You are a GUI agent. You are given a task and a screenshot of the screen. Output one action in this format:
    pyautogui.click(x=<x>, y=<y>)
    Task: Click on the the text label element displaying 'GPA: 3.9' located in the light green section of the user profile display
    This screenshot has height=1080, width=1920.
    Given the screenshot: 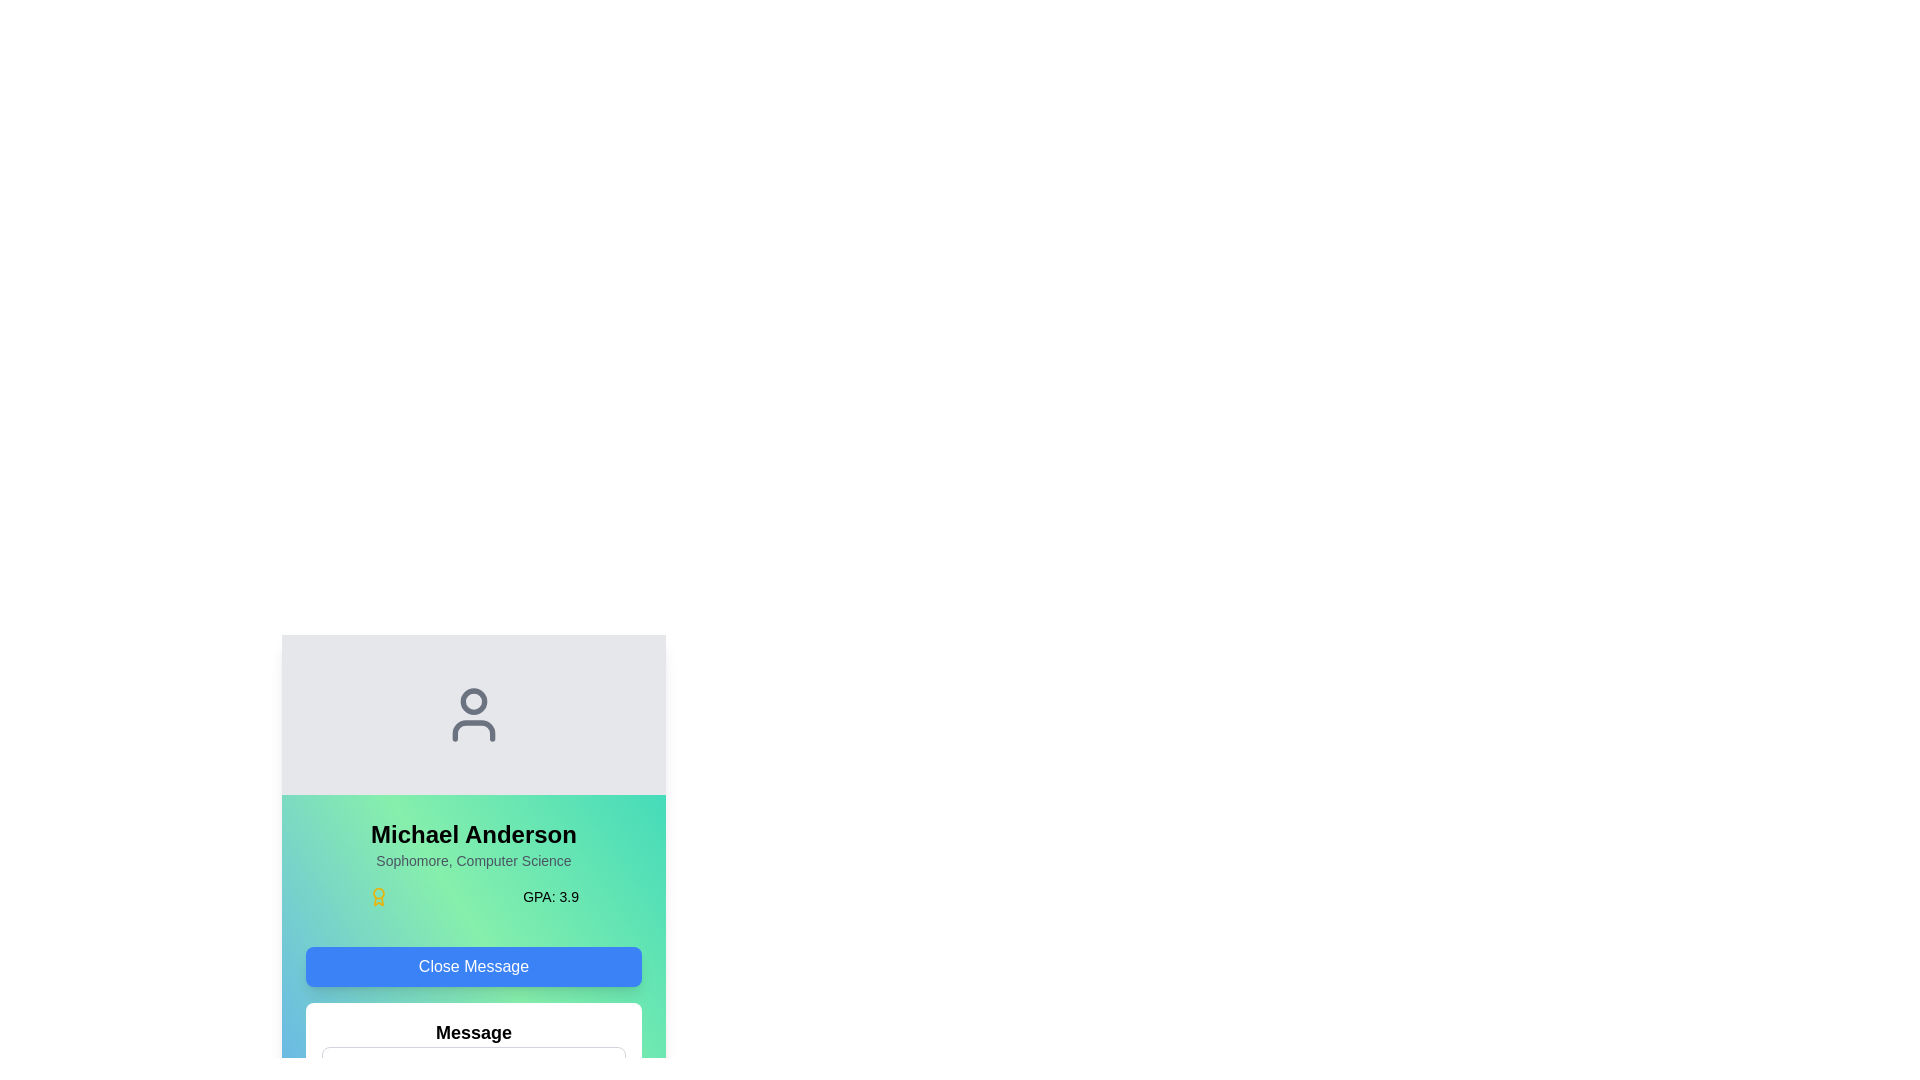 What is the action you would take?
    pyautogui.click(x=551, y=896)
    